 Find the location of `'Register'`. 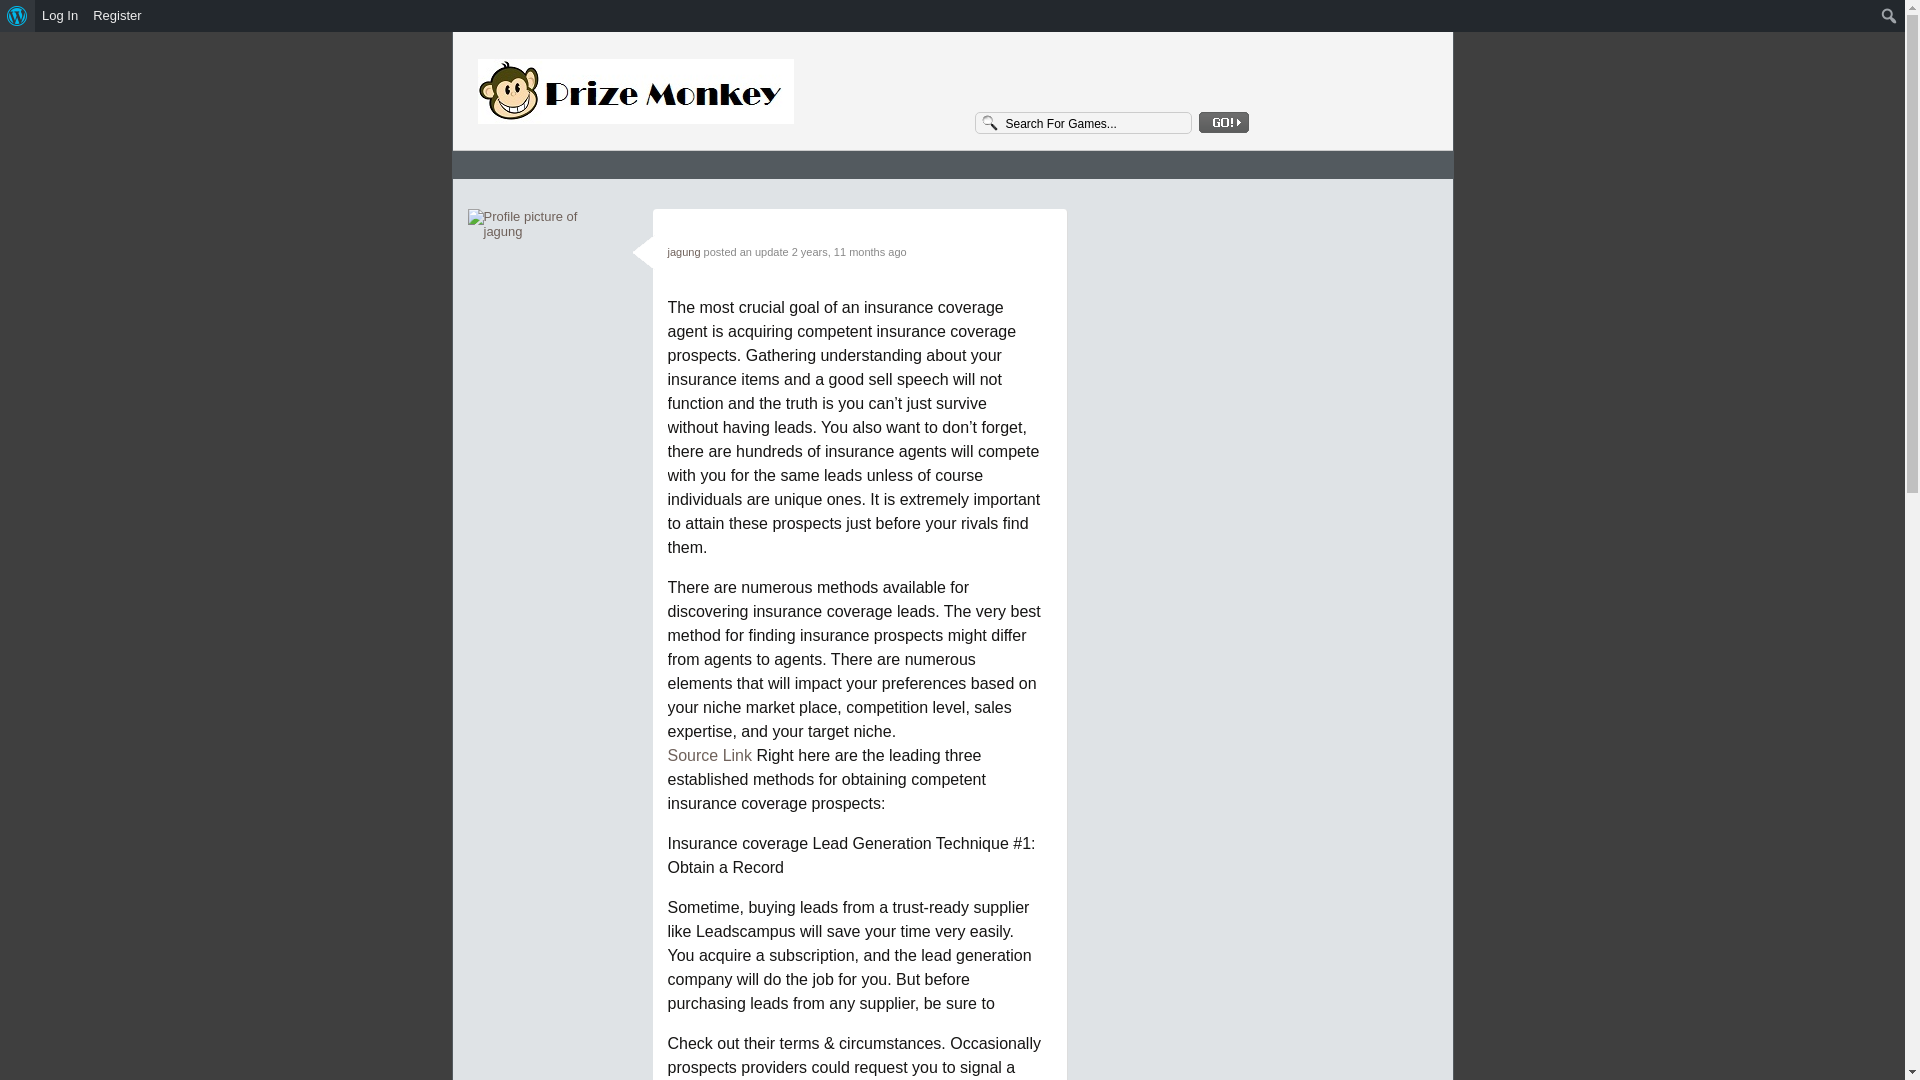

'Register' is located at coordinates (116, 15).